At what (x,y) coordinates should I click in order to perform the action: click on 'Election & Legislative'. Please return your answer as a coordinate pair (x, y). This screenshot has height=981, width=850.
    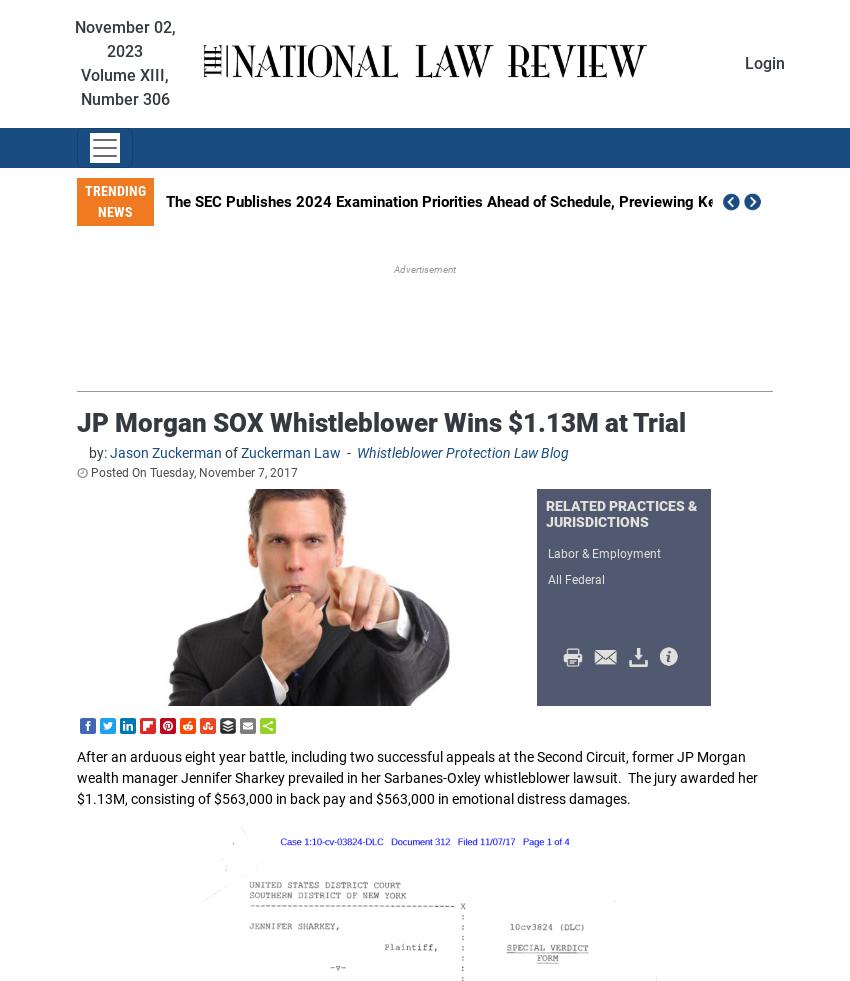
    Looking at the image, I should click on (425, 841).